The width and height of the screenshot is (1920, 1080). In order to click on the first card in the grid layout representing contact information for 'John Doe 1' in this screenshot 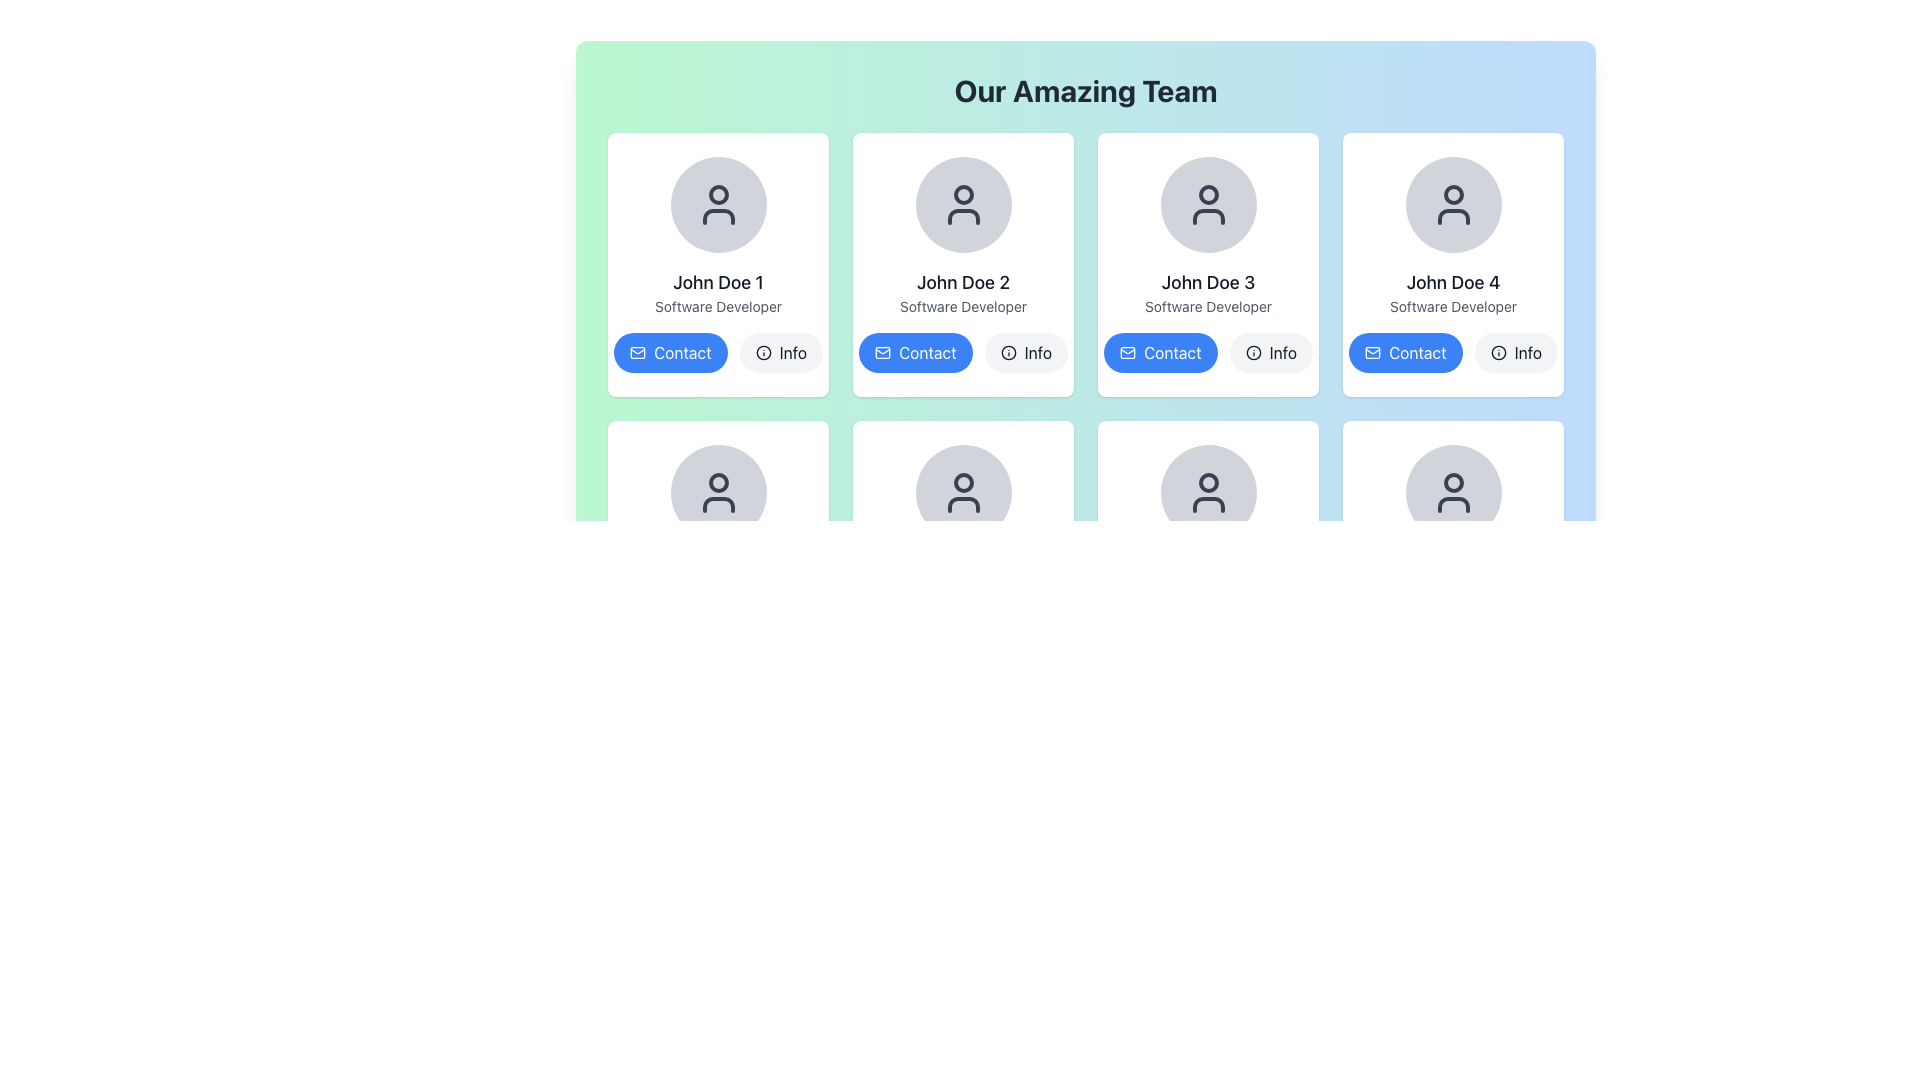, I will do `click(718, 264)`.